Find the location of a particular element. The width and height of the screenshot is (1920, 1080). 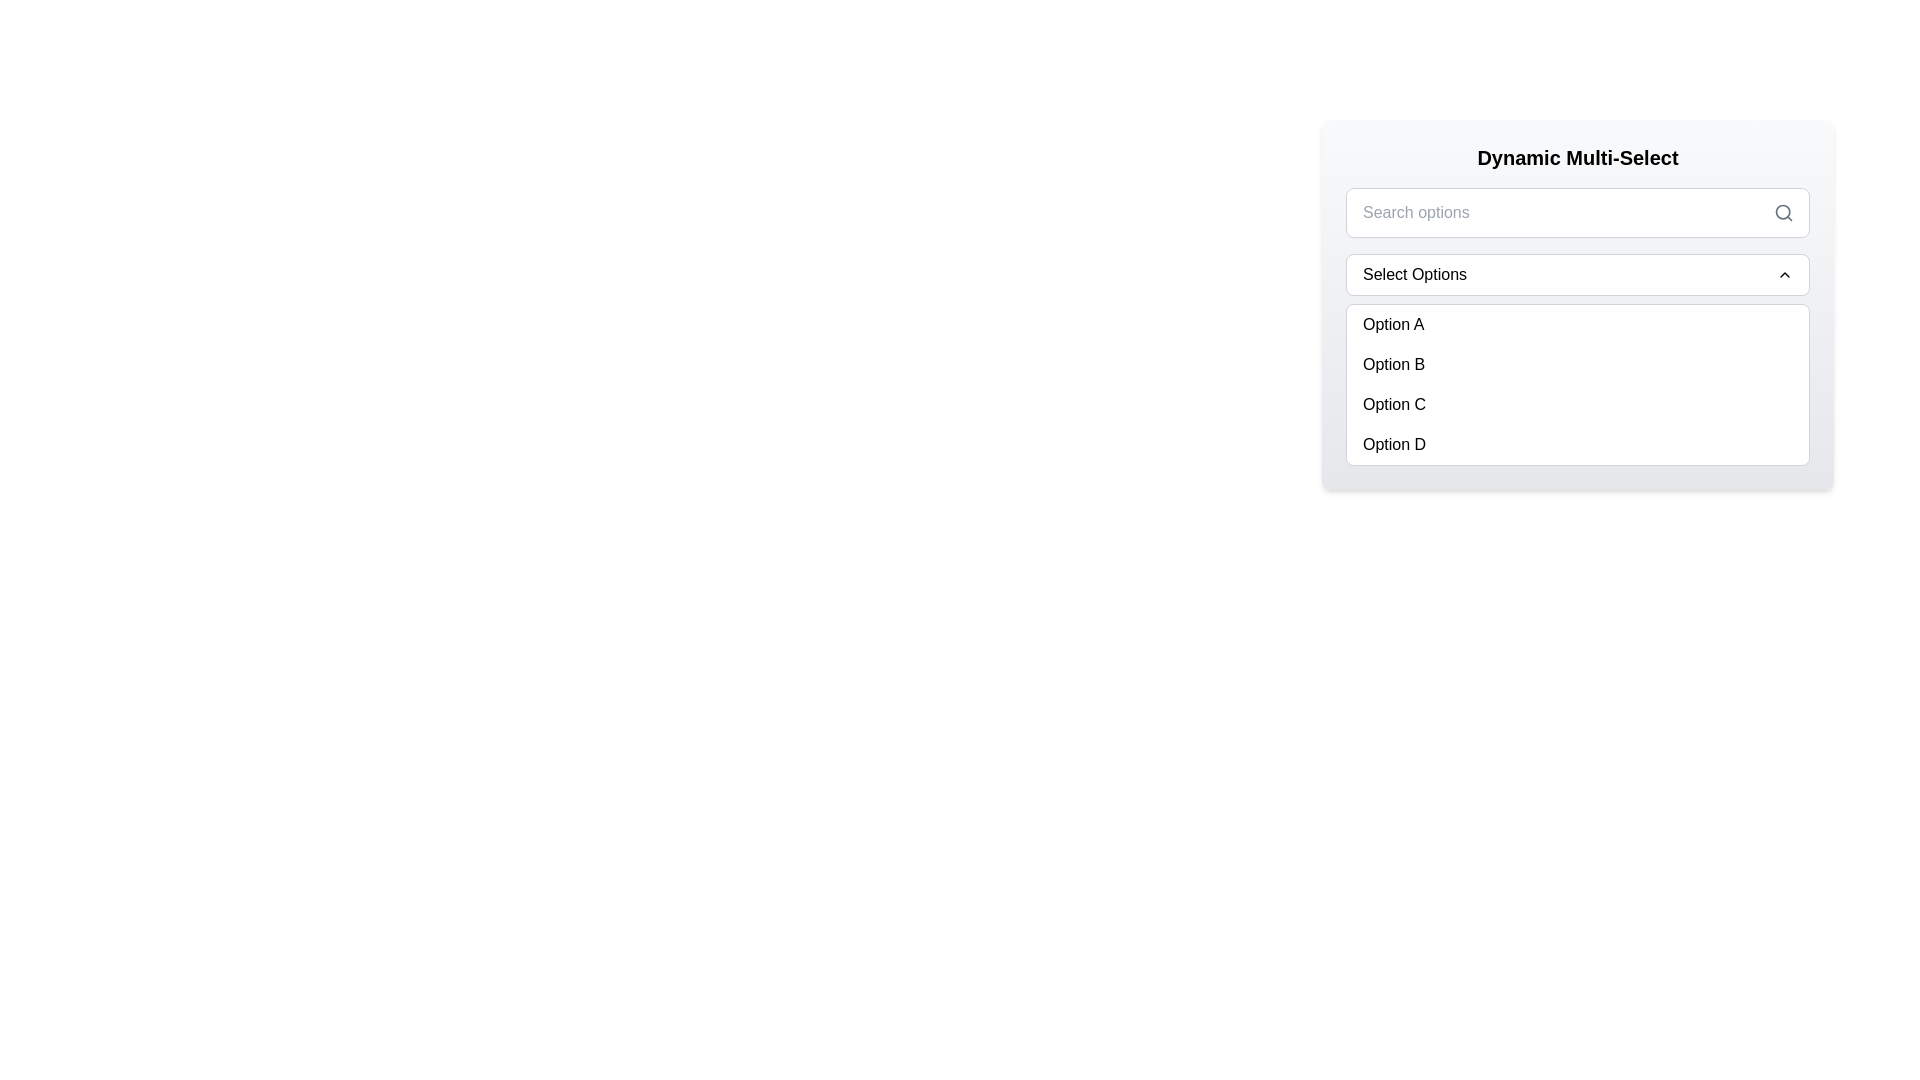

an option in the dropdown list located below the 'Select Options' dropdown menu, within the 'Dynamic Multi-Select' box is located at coordinates (1577, 304).